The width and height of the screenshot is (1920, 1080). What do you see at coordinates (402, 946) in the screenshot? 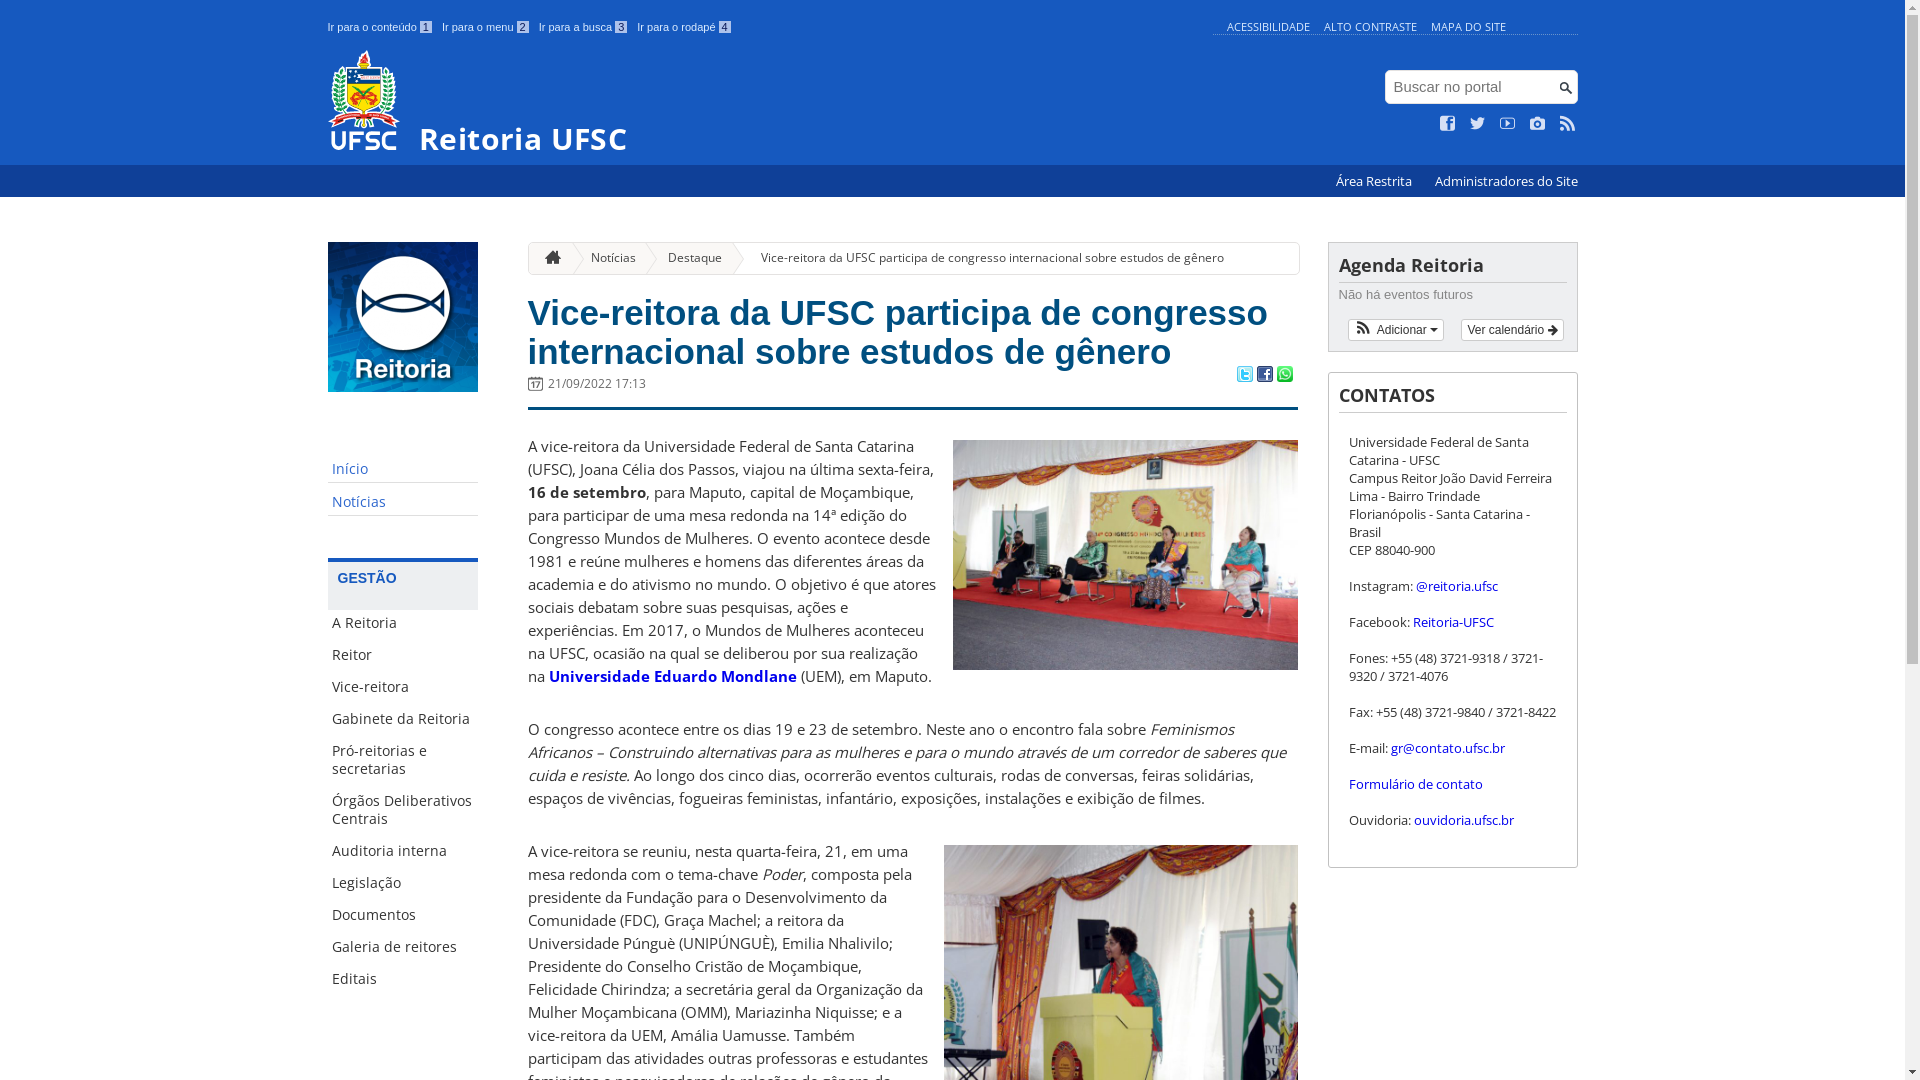
I see `'Galeria de reitores'` at bounding box center [402, 946].